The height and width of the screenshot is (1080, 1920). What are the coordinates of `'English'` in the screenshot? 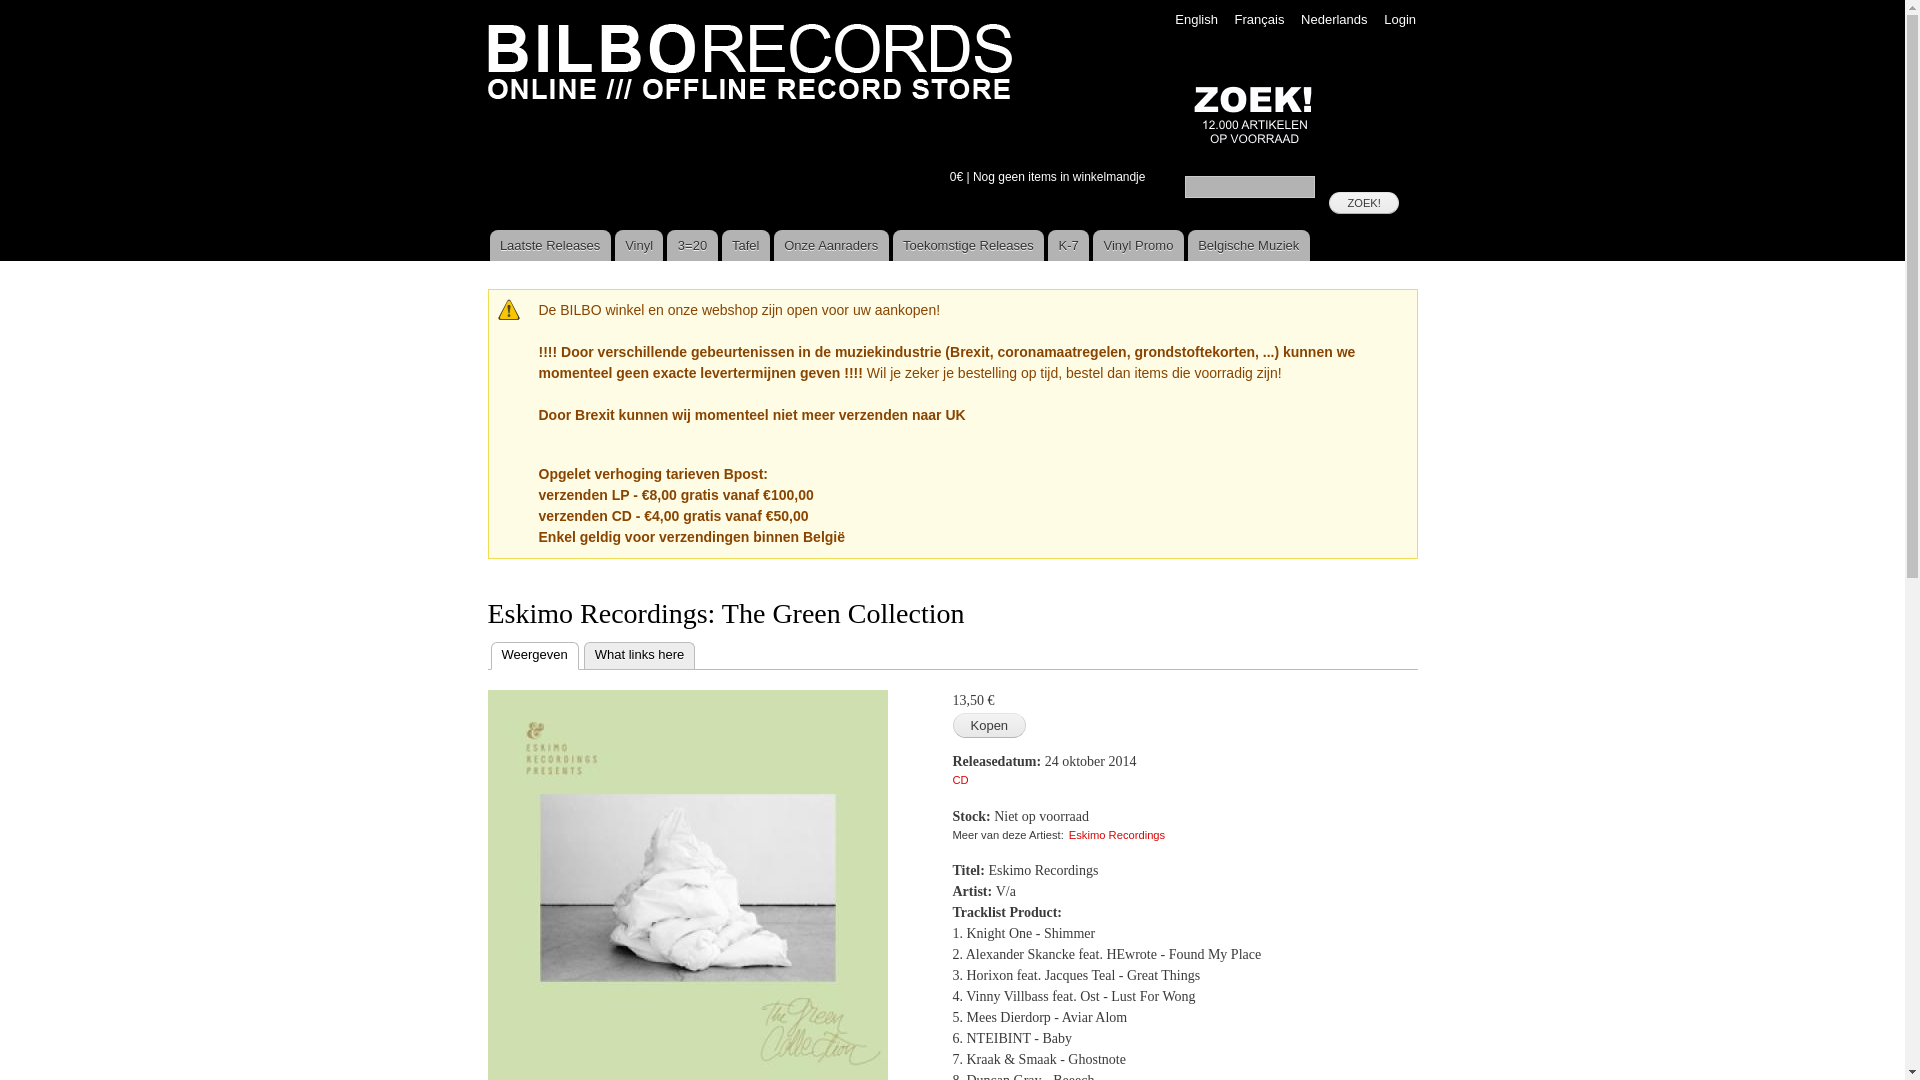 It's located at (1196, 19).